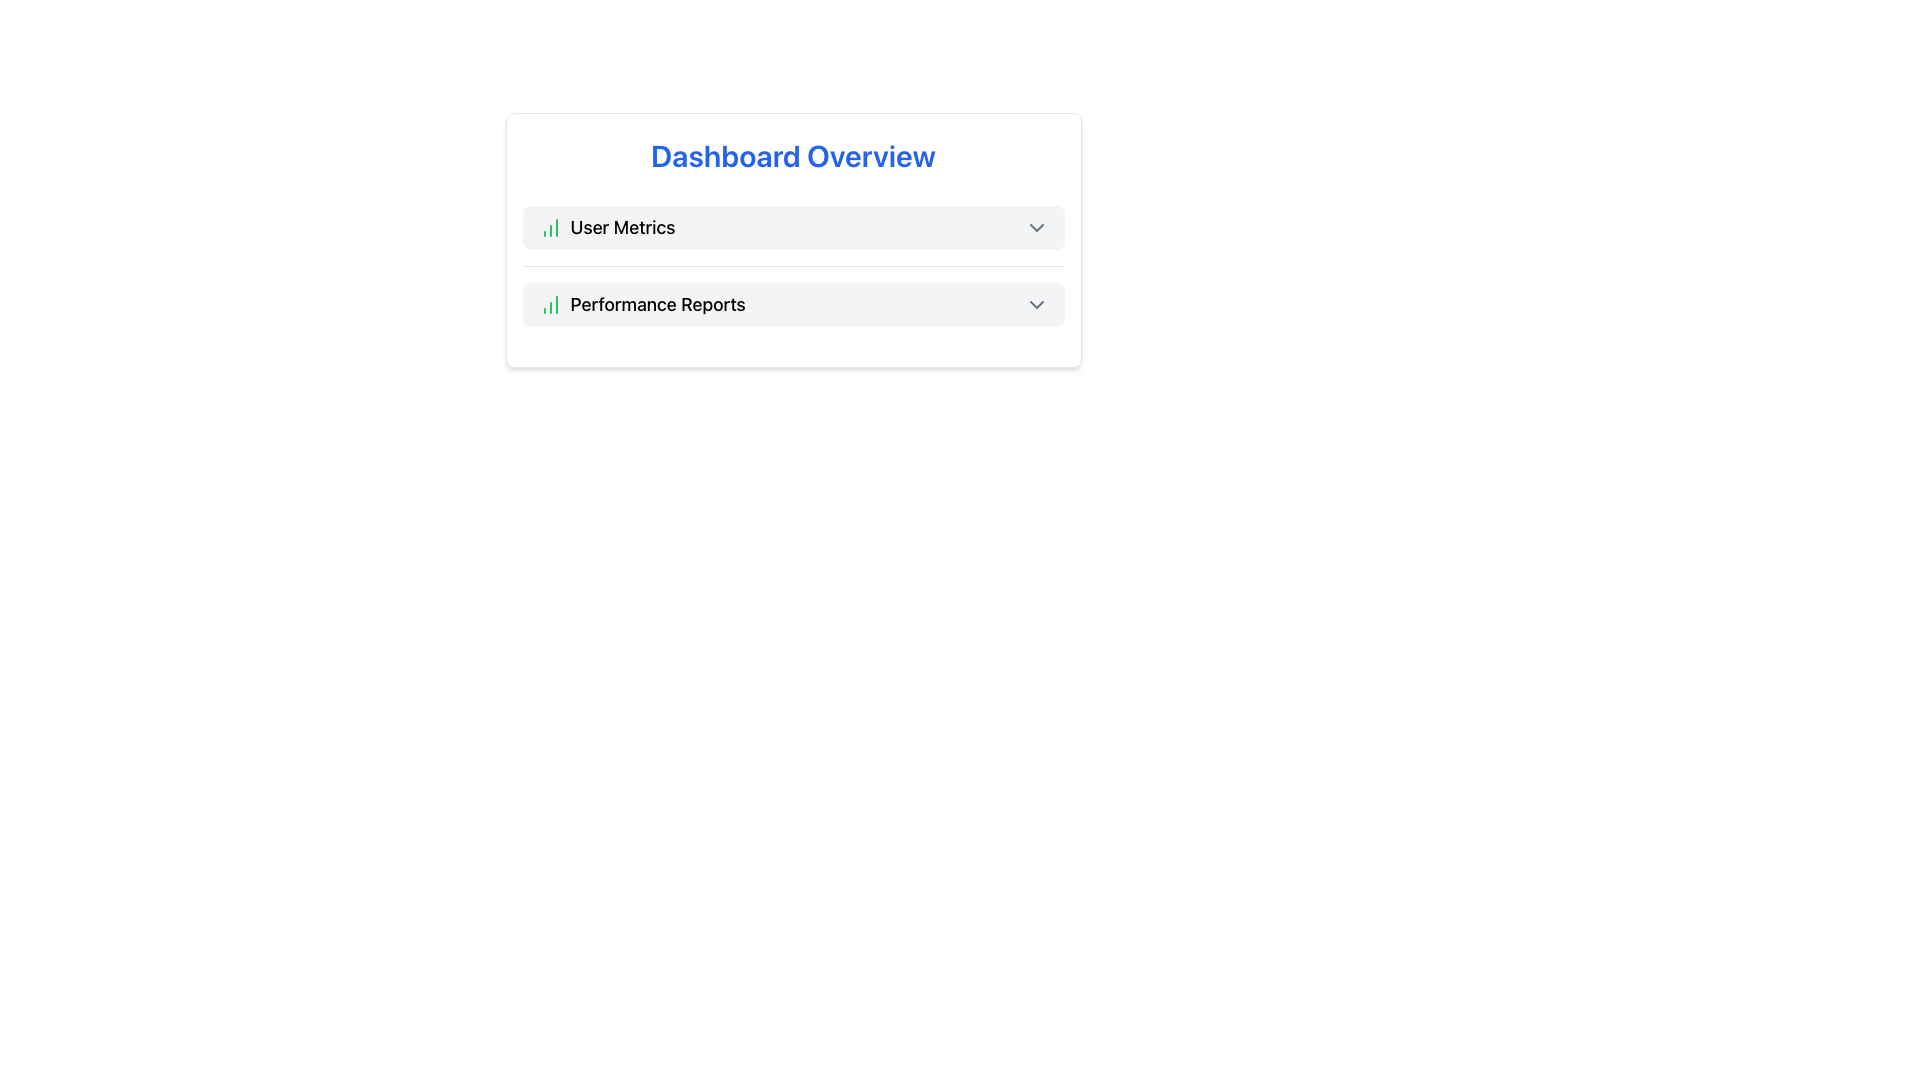 This screenshot has width=1920, height=1080. I want to click on the dropdown trigger button located just below the 'User Metrics' item, so click(792, 304).